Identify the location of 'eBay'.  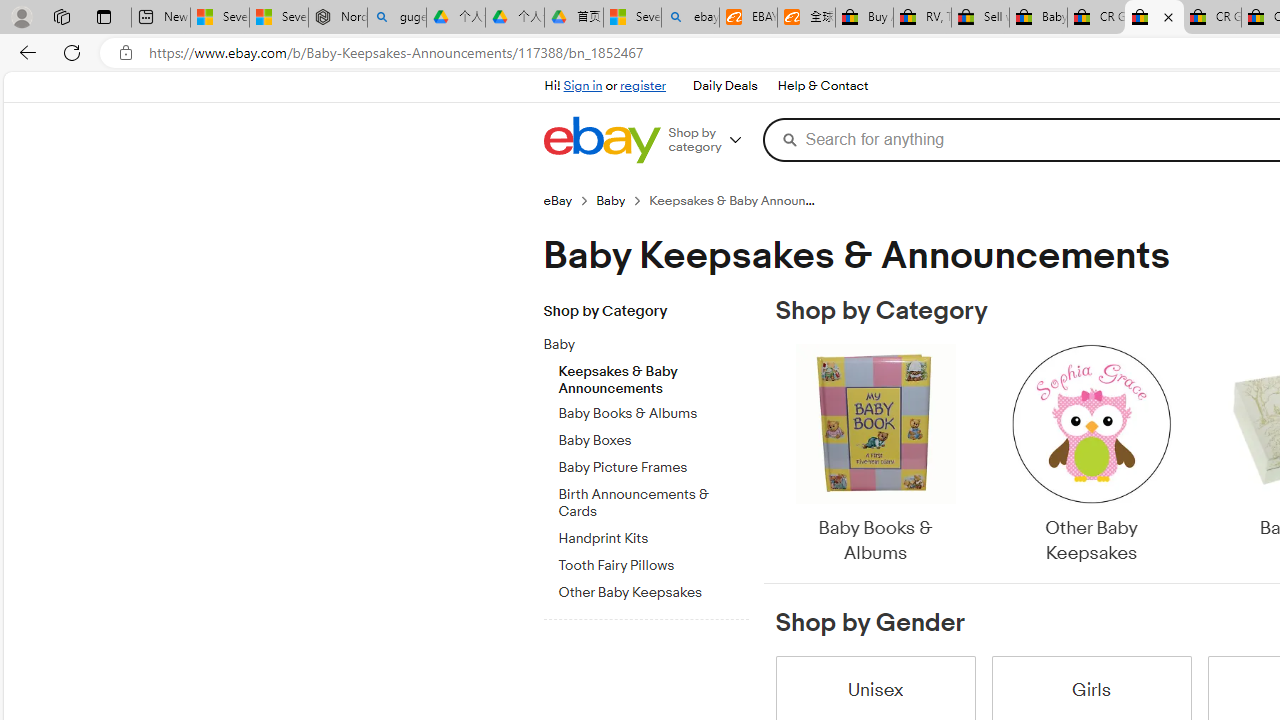
(568, 200).